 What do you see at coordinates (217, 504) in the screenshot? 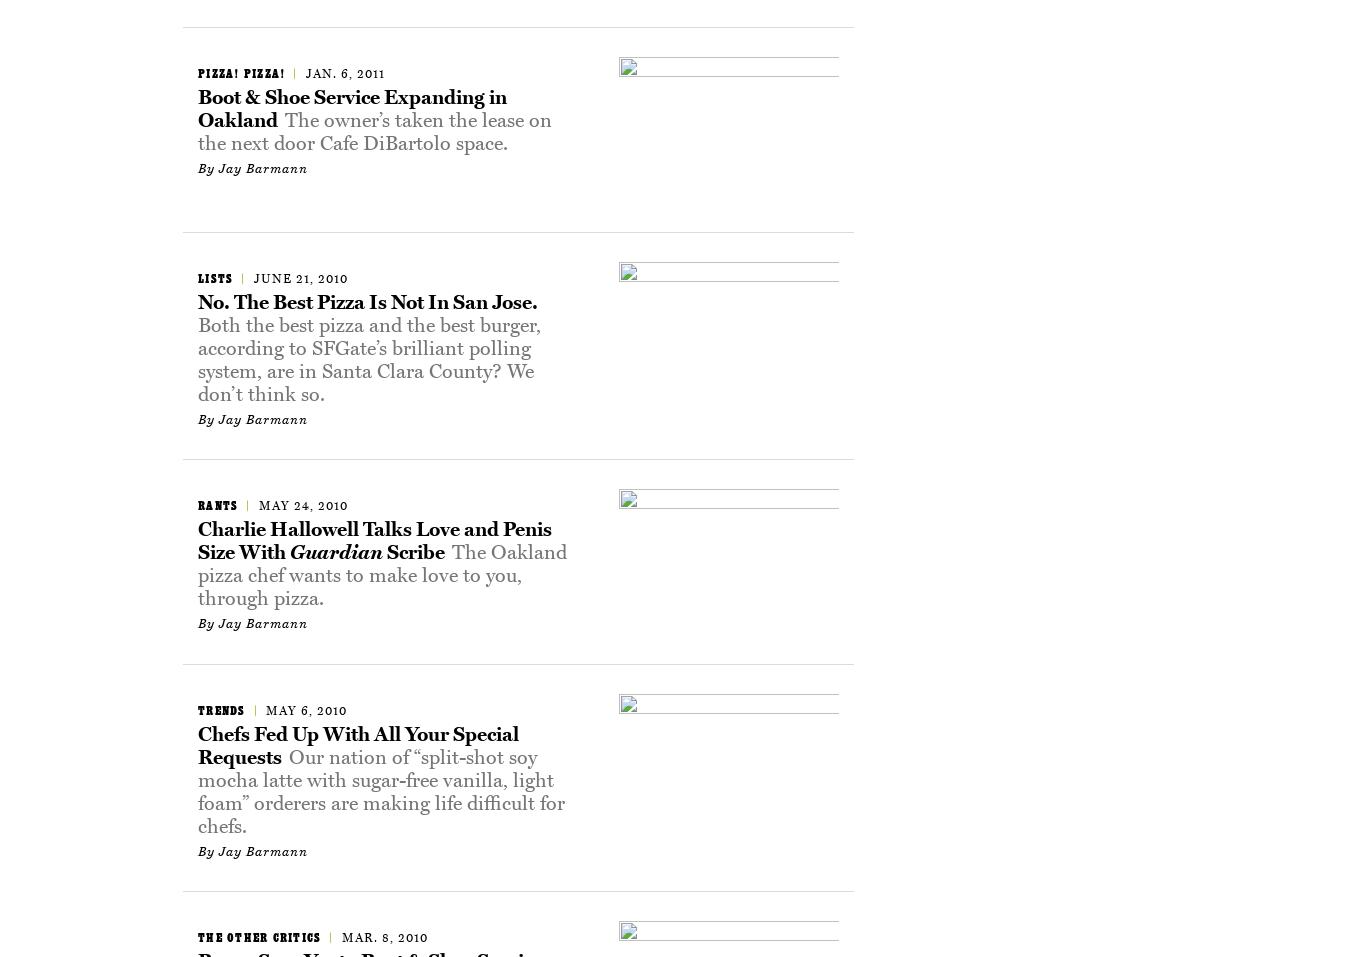
I see `'Rants'` at bounding box center [217, 504].